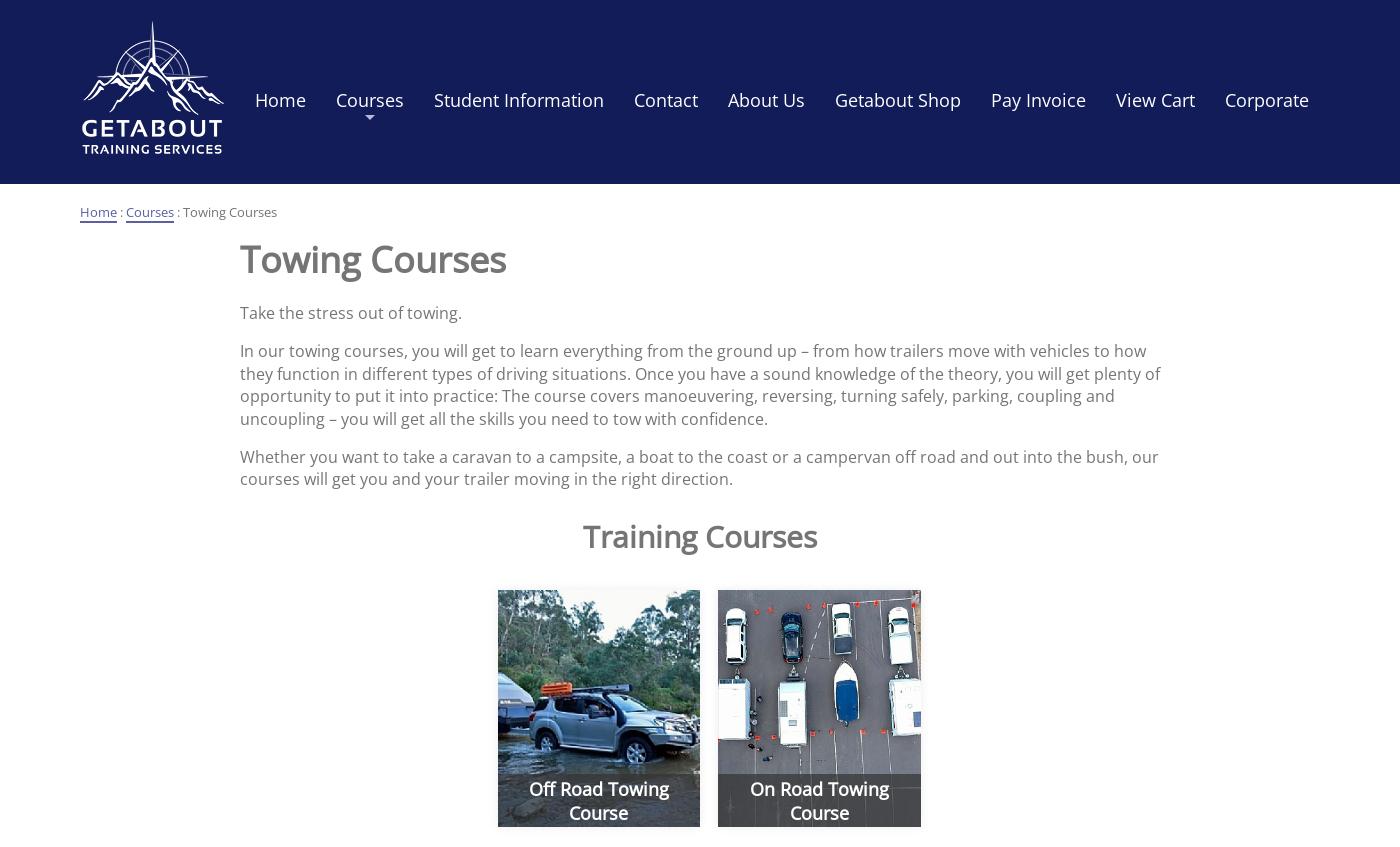 The image size is (1400, 847). I want to click on 'Courses', so click(149, 212).